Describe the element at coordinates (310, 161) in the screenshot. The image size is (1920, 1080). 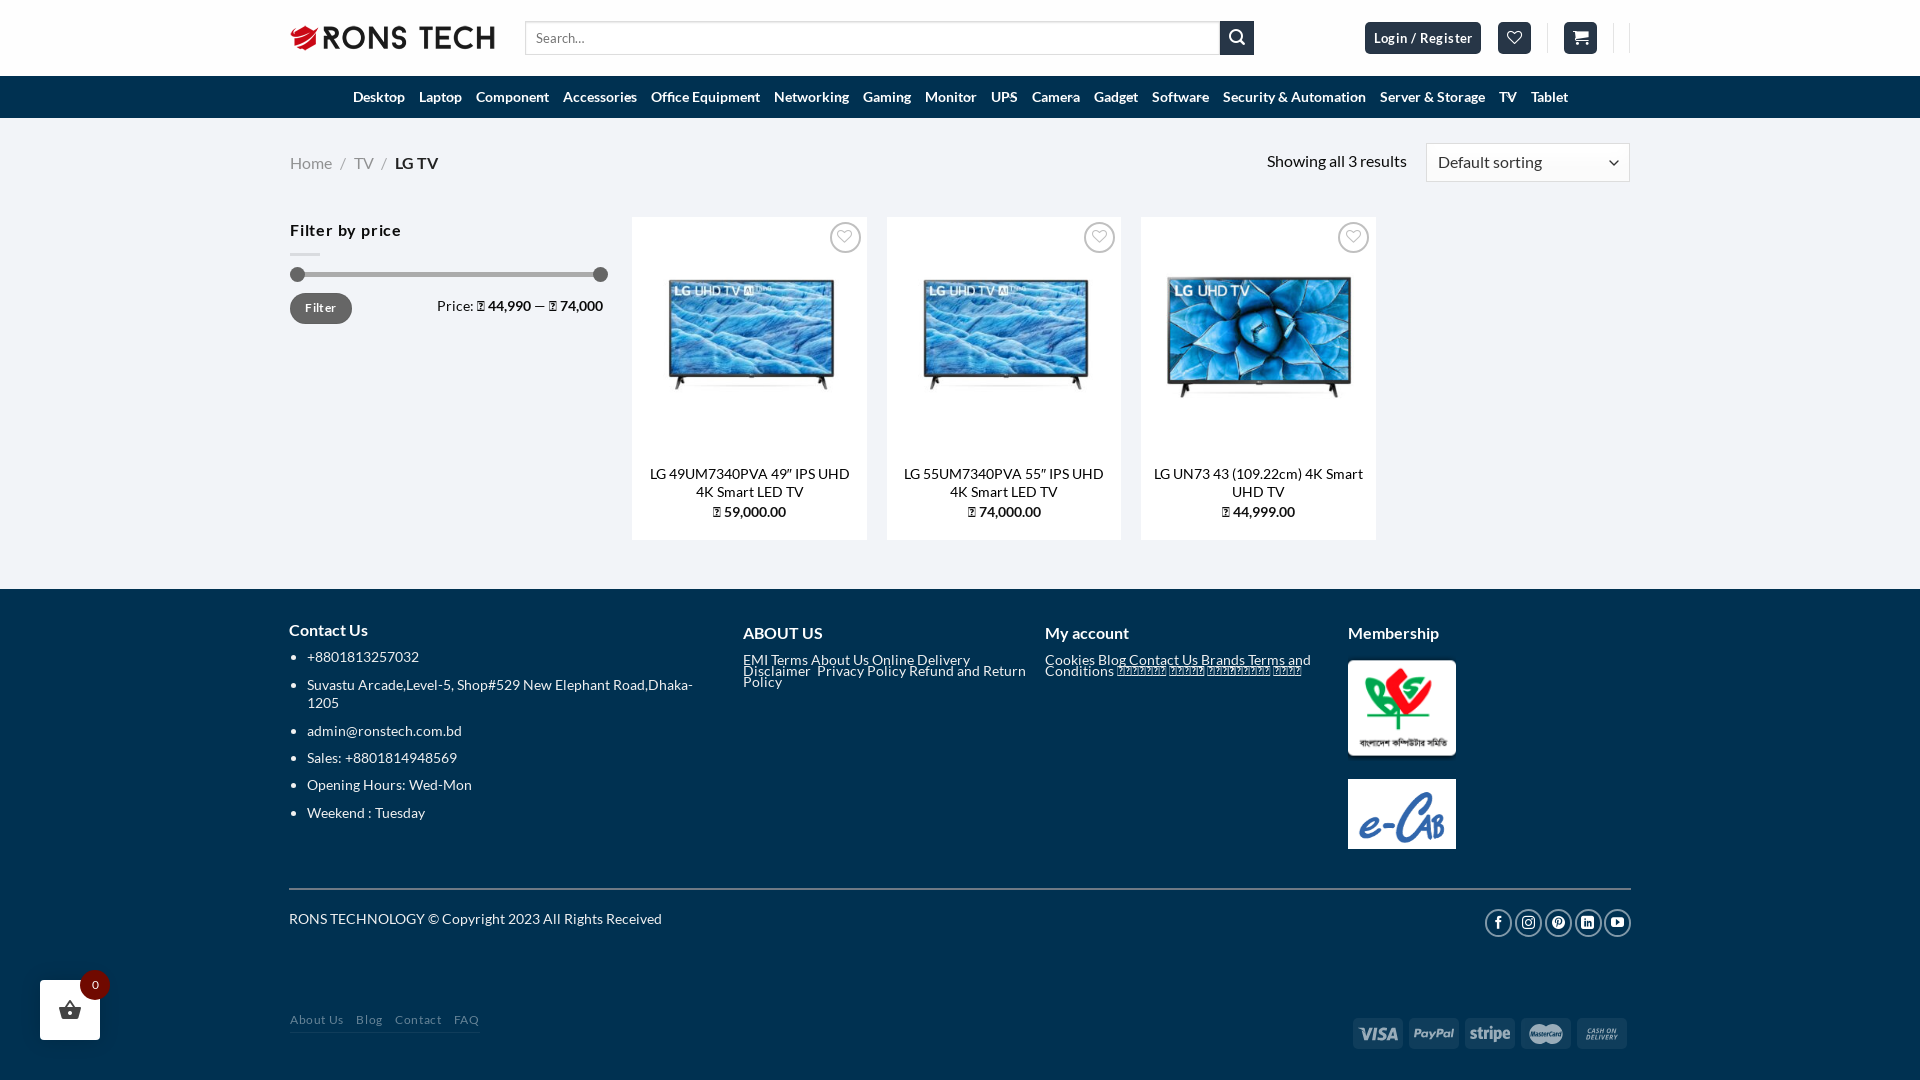
I see `'Home'` at that location.